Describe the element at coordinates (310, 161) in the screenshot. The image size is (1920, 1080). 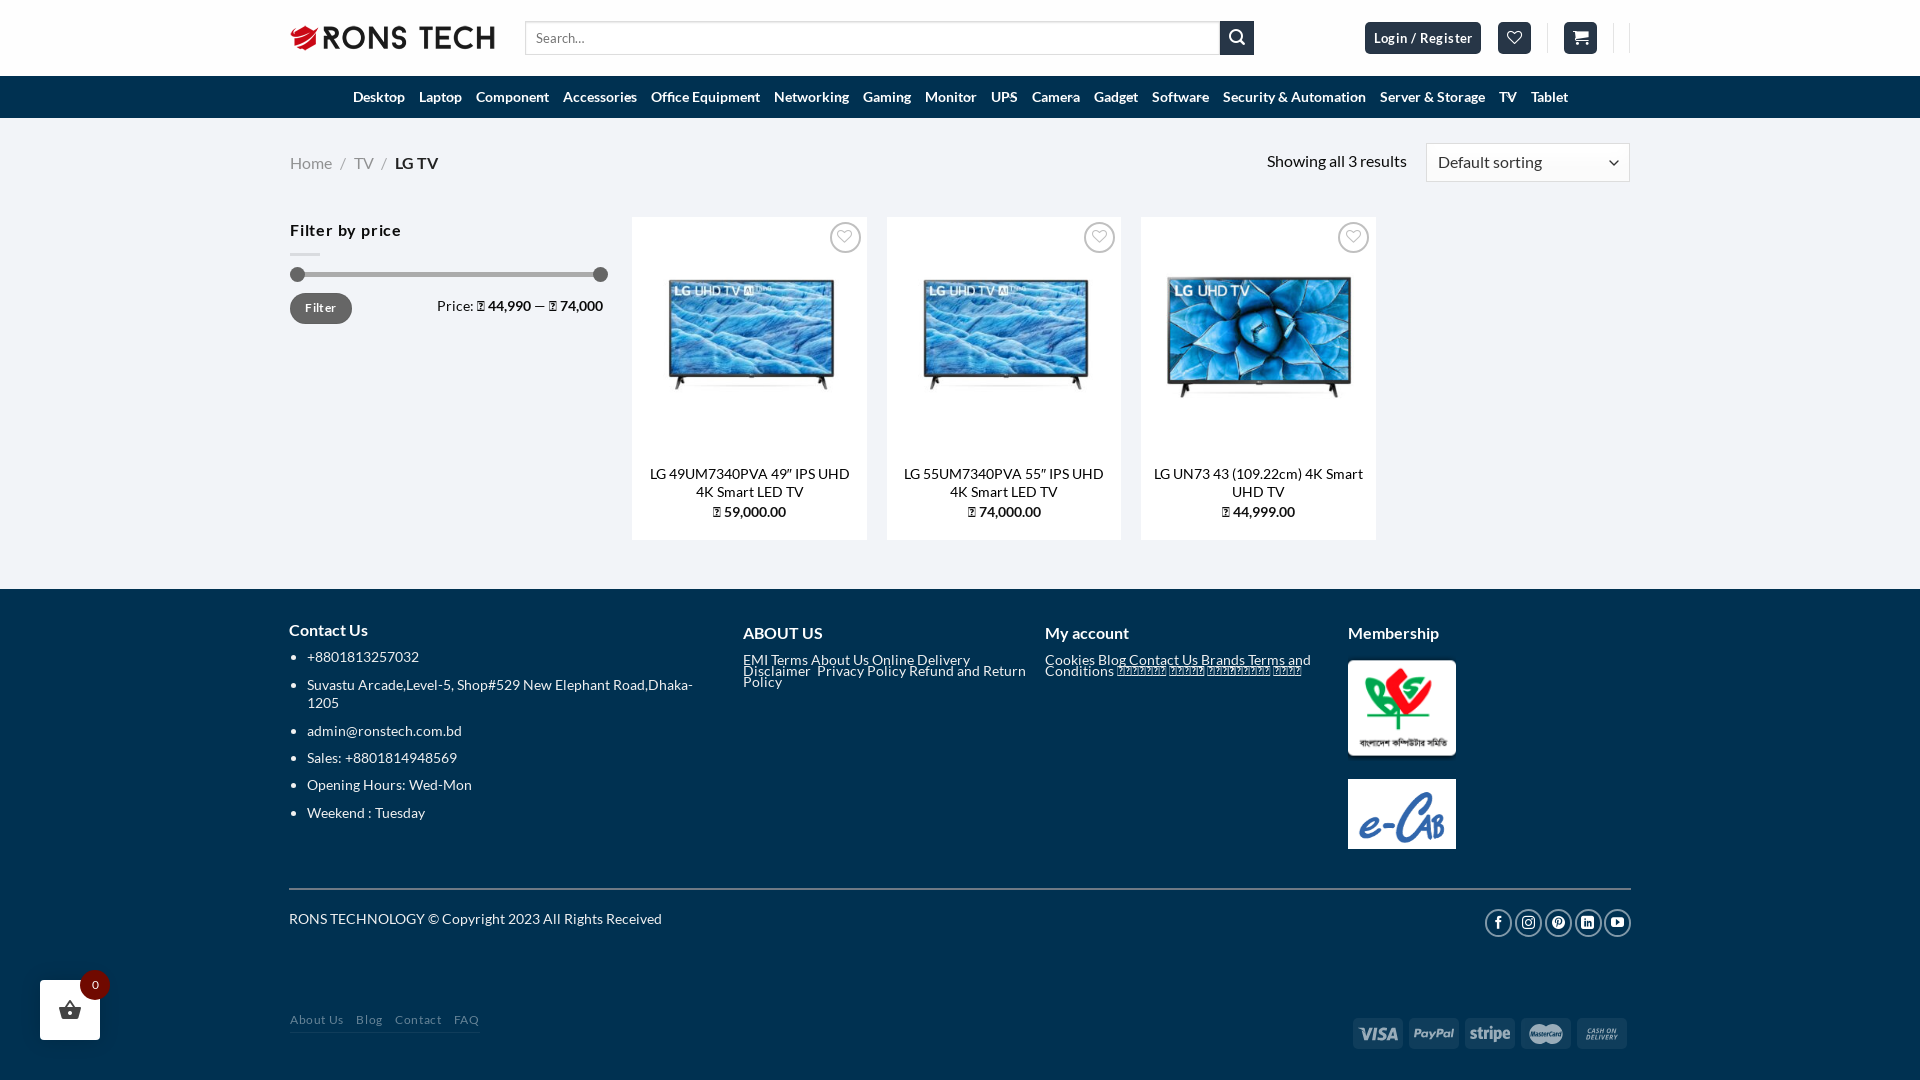
I see `'Home'` at that location.